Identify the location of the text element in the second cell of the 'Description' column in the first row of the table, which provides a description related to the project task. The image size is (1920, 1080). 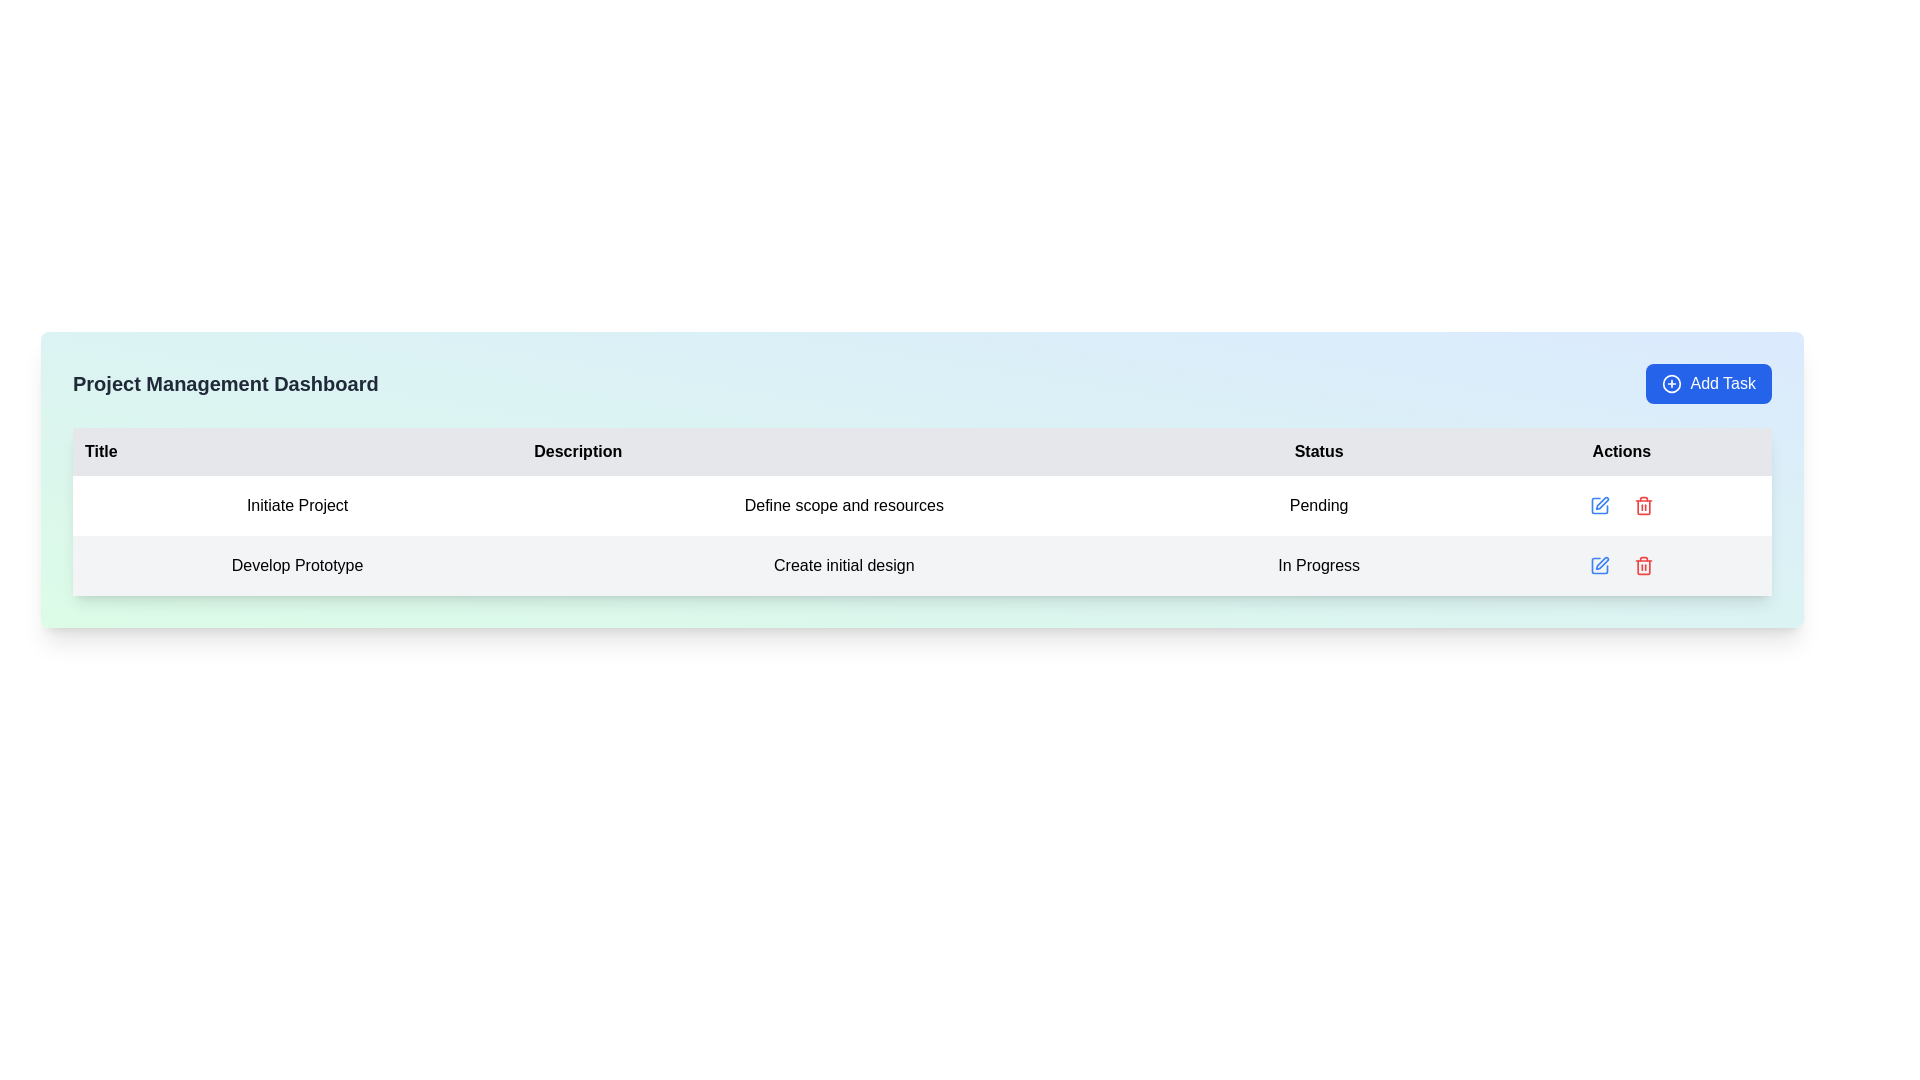
(844, 504).